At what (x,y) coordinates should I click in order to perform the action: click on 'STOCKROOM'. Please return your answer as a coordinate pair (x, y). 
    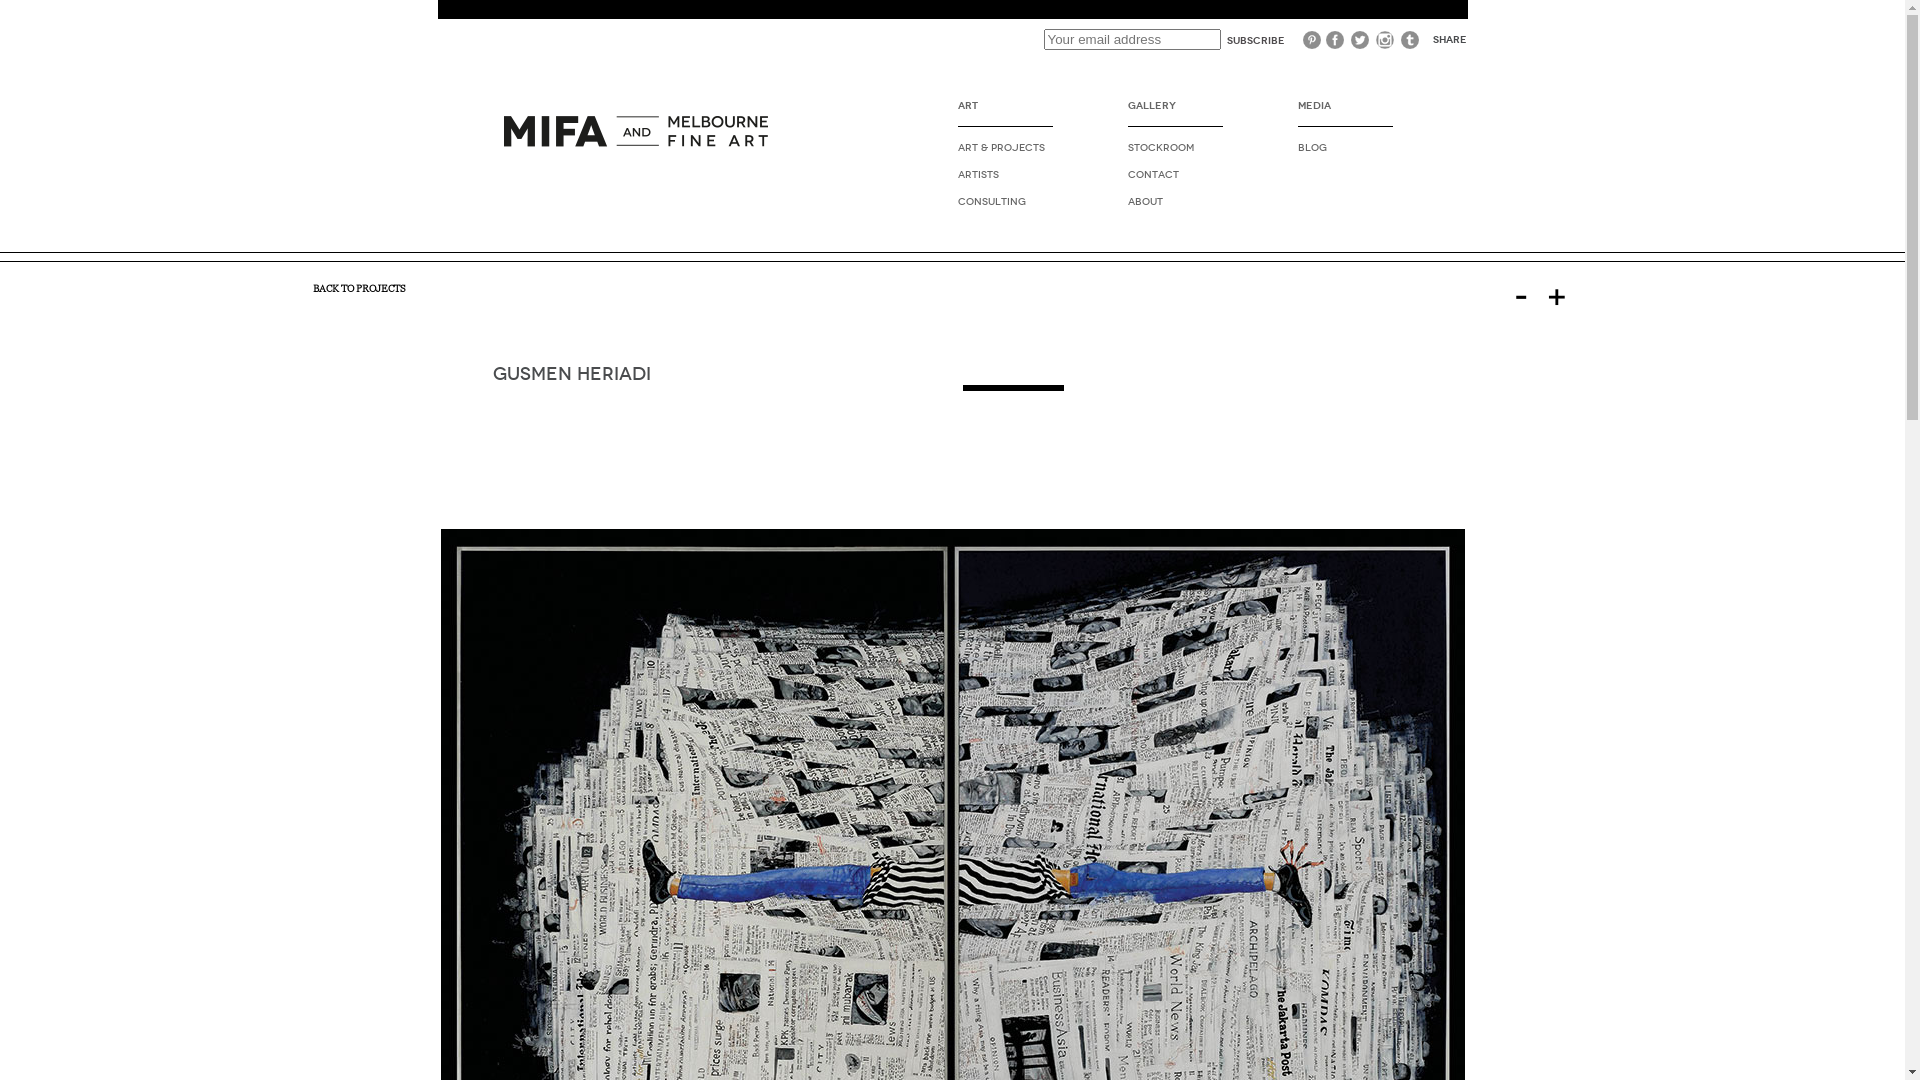
    Looking at the image, I should click on (1175, 146).